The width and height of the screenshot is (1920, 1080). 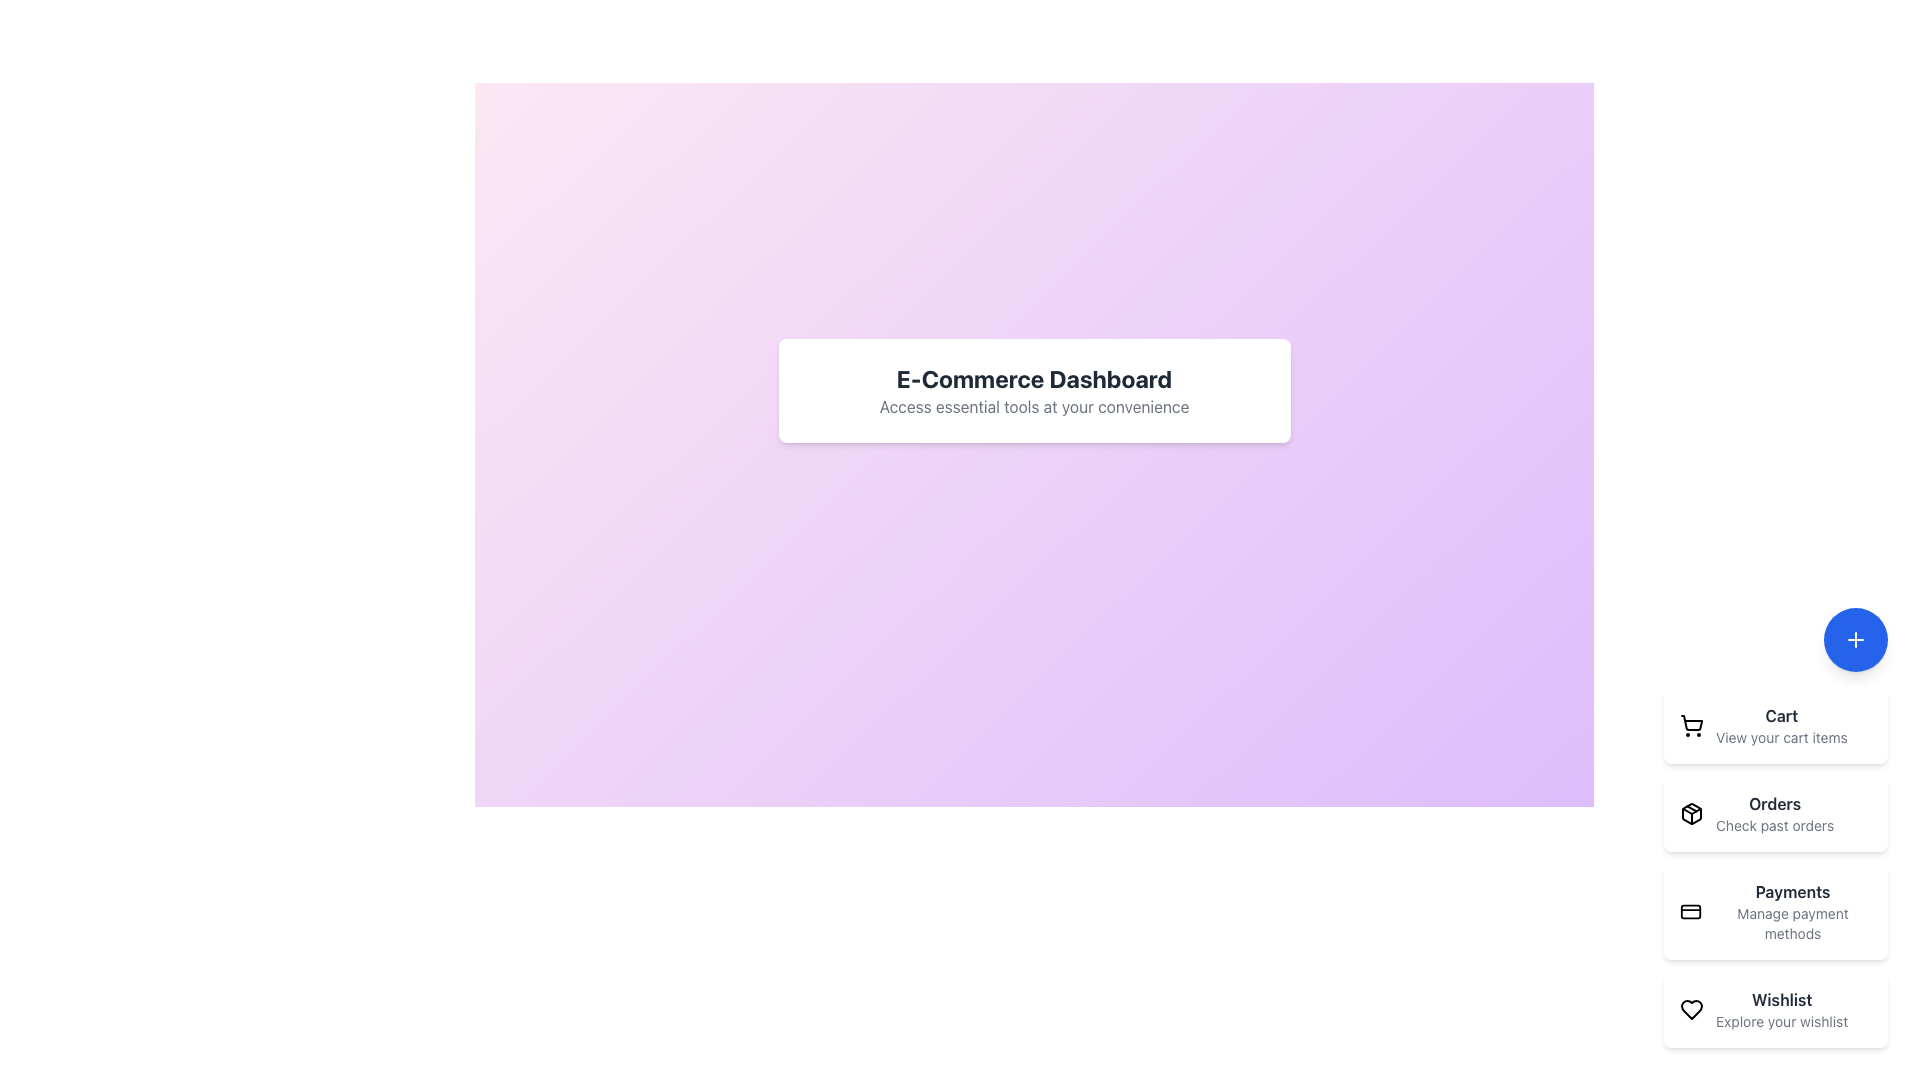 I want to click on the cart icon located at the top right corner of the vertical list of options, so click(x=1690, y=725).